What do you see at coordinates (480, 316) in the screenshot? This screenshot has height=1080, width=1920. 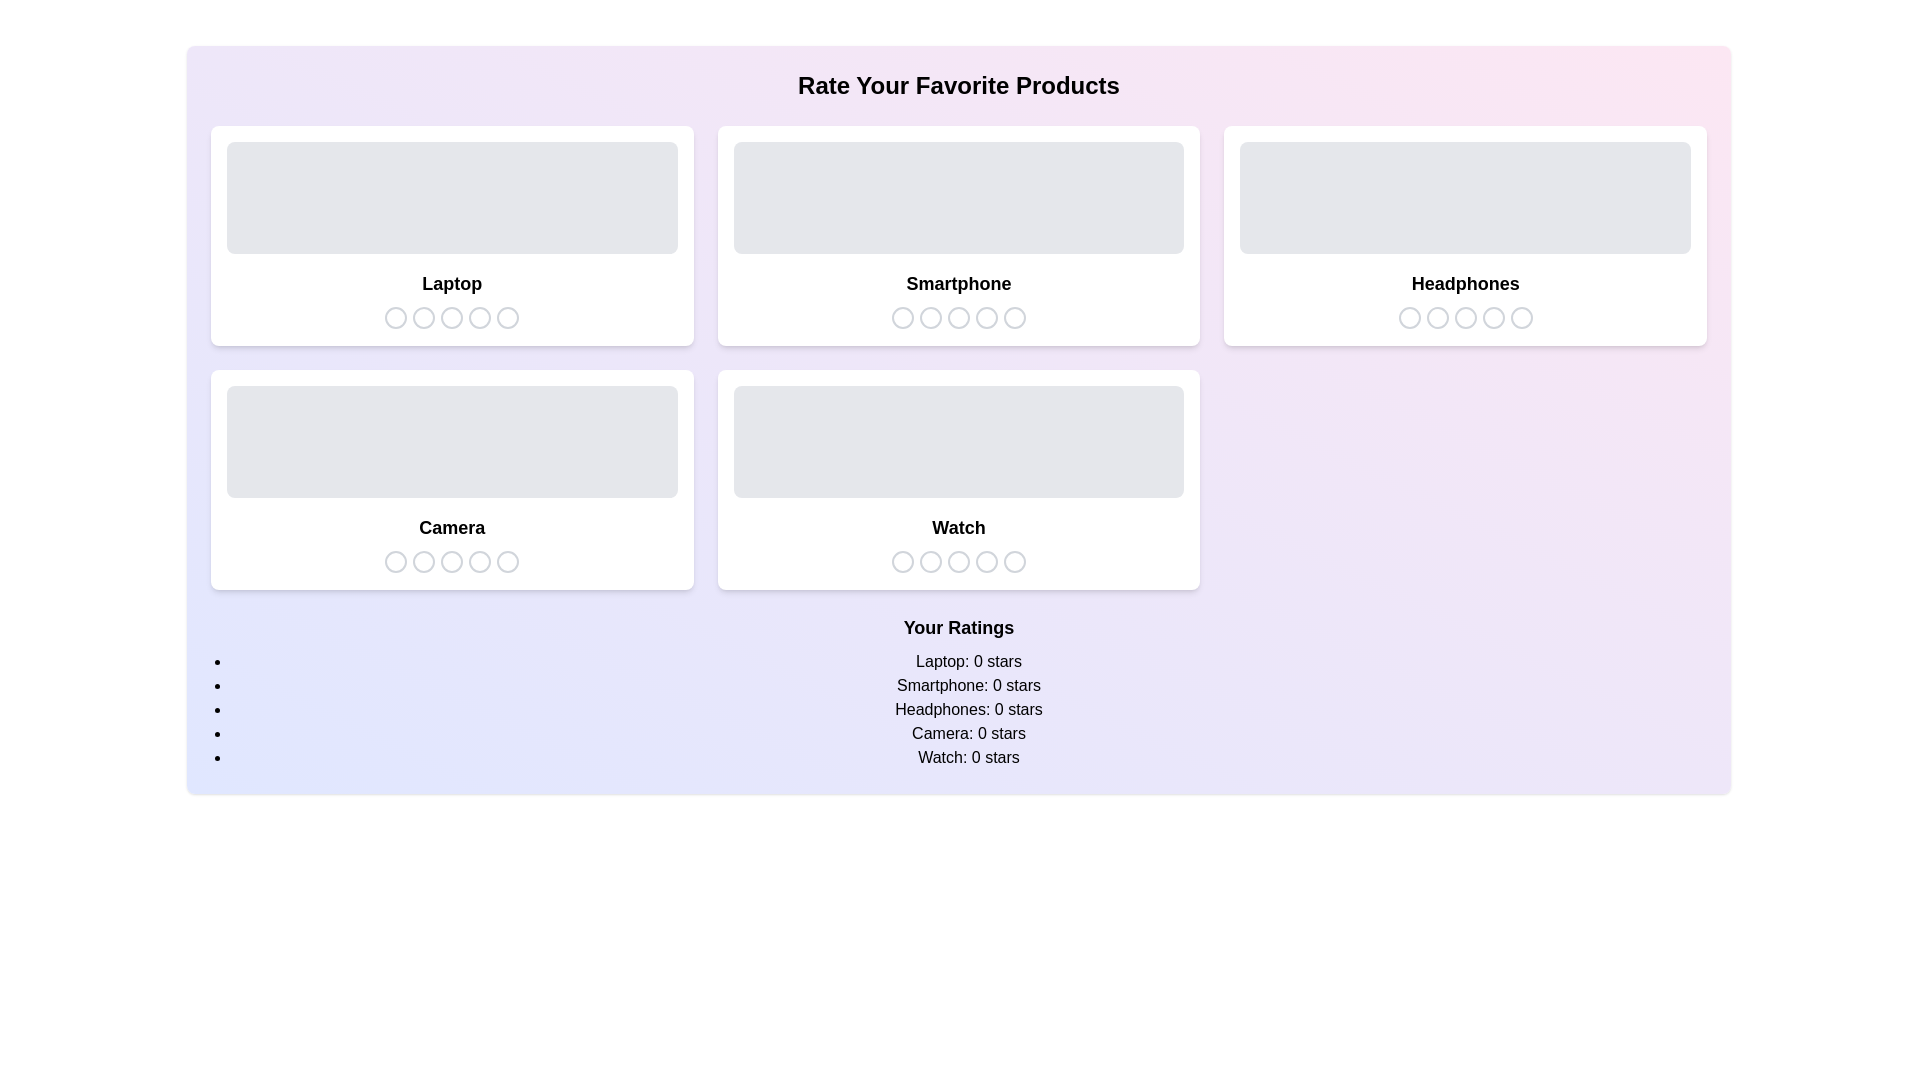 I see `the star icon corresponding to 4 stars for the product Laptop` at bounding box center [480, 316].